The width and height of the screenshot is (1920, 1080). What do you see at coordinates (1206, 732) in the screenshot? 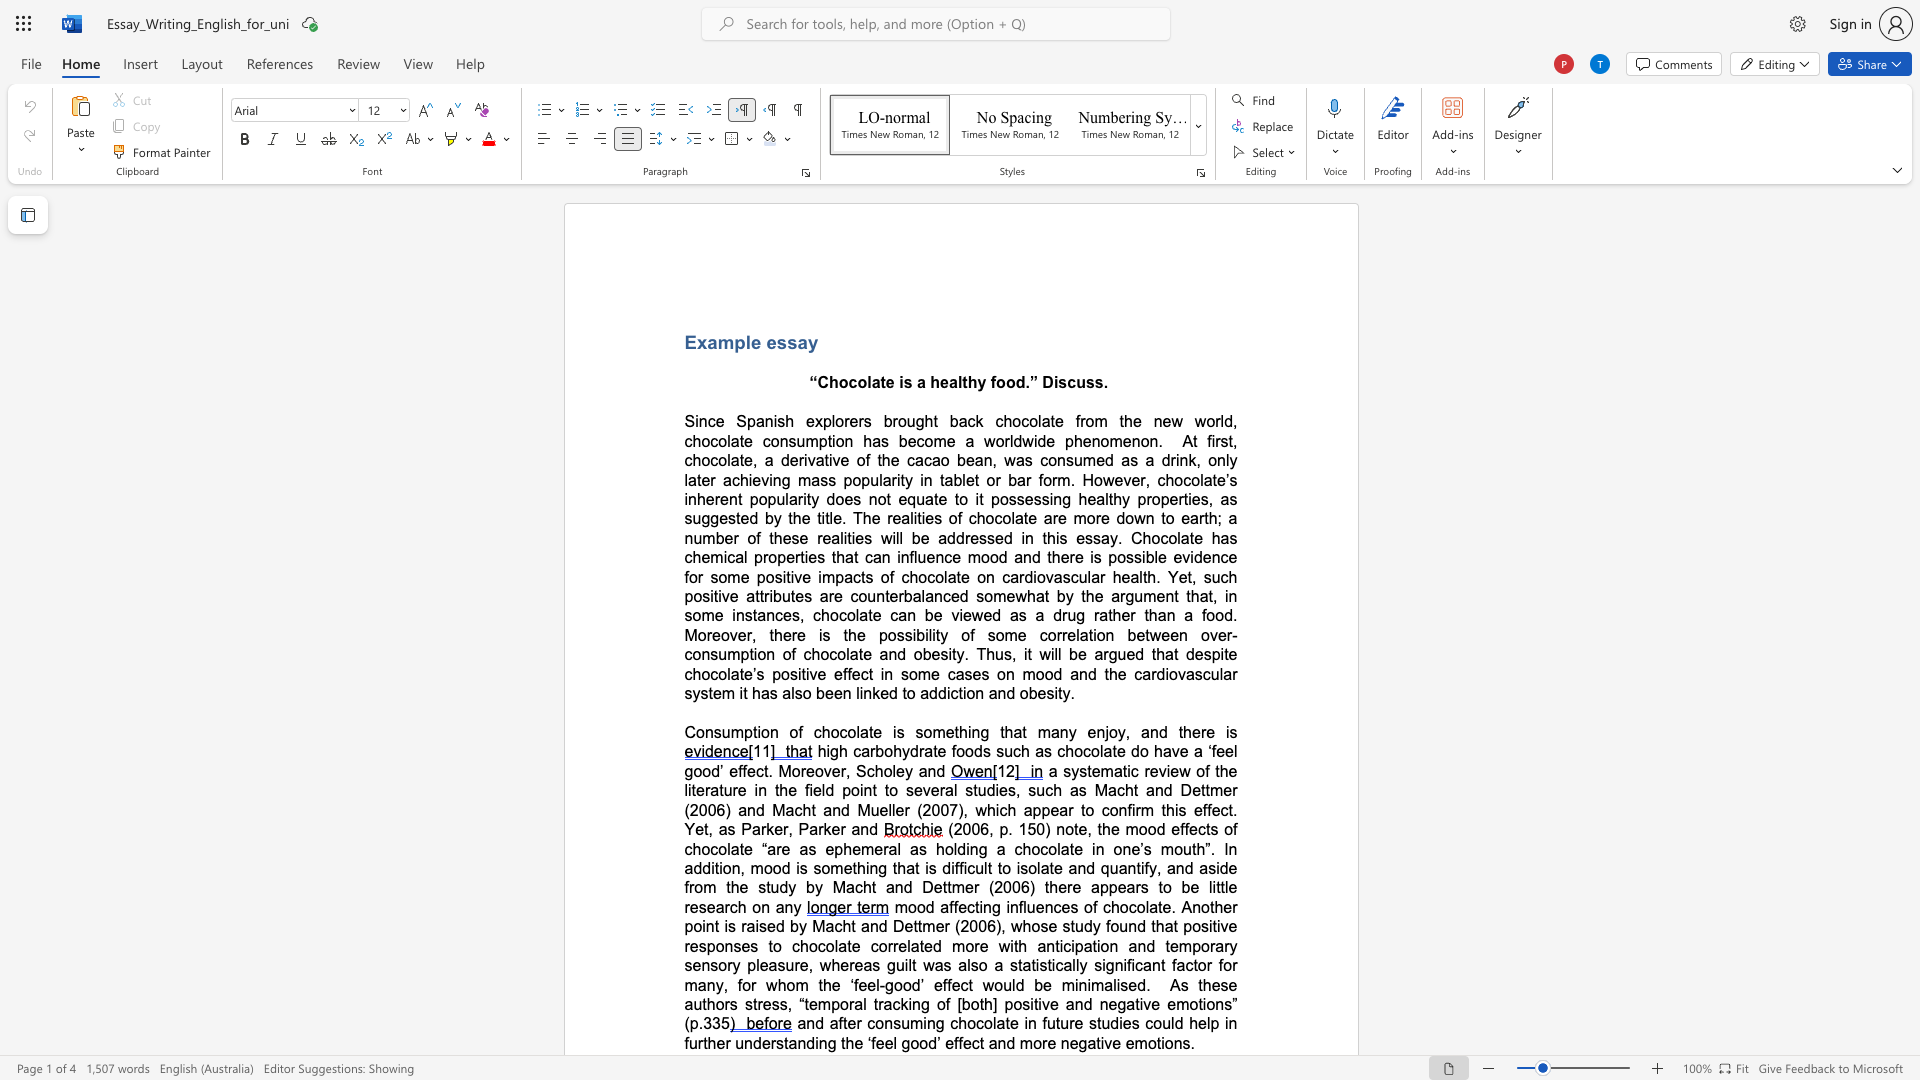
I see `the space between the continuous character "r" and "e" in the text` at bounding box center [1206, 732].